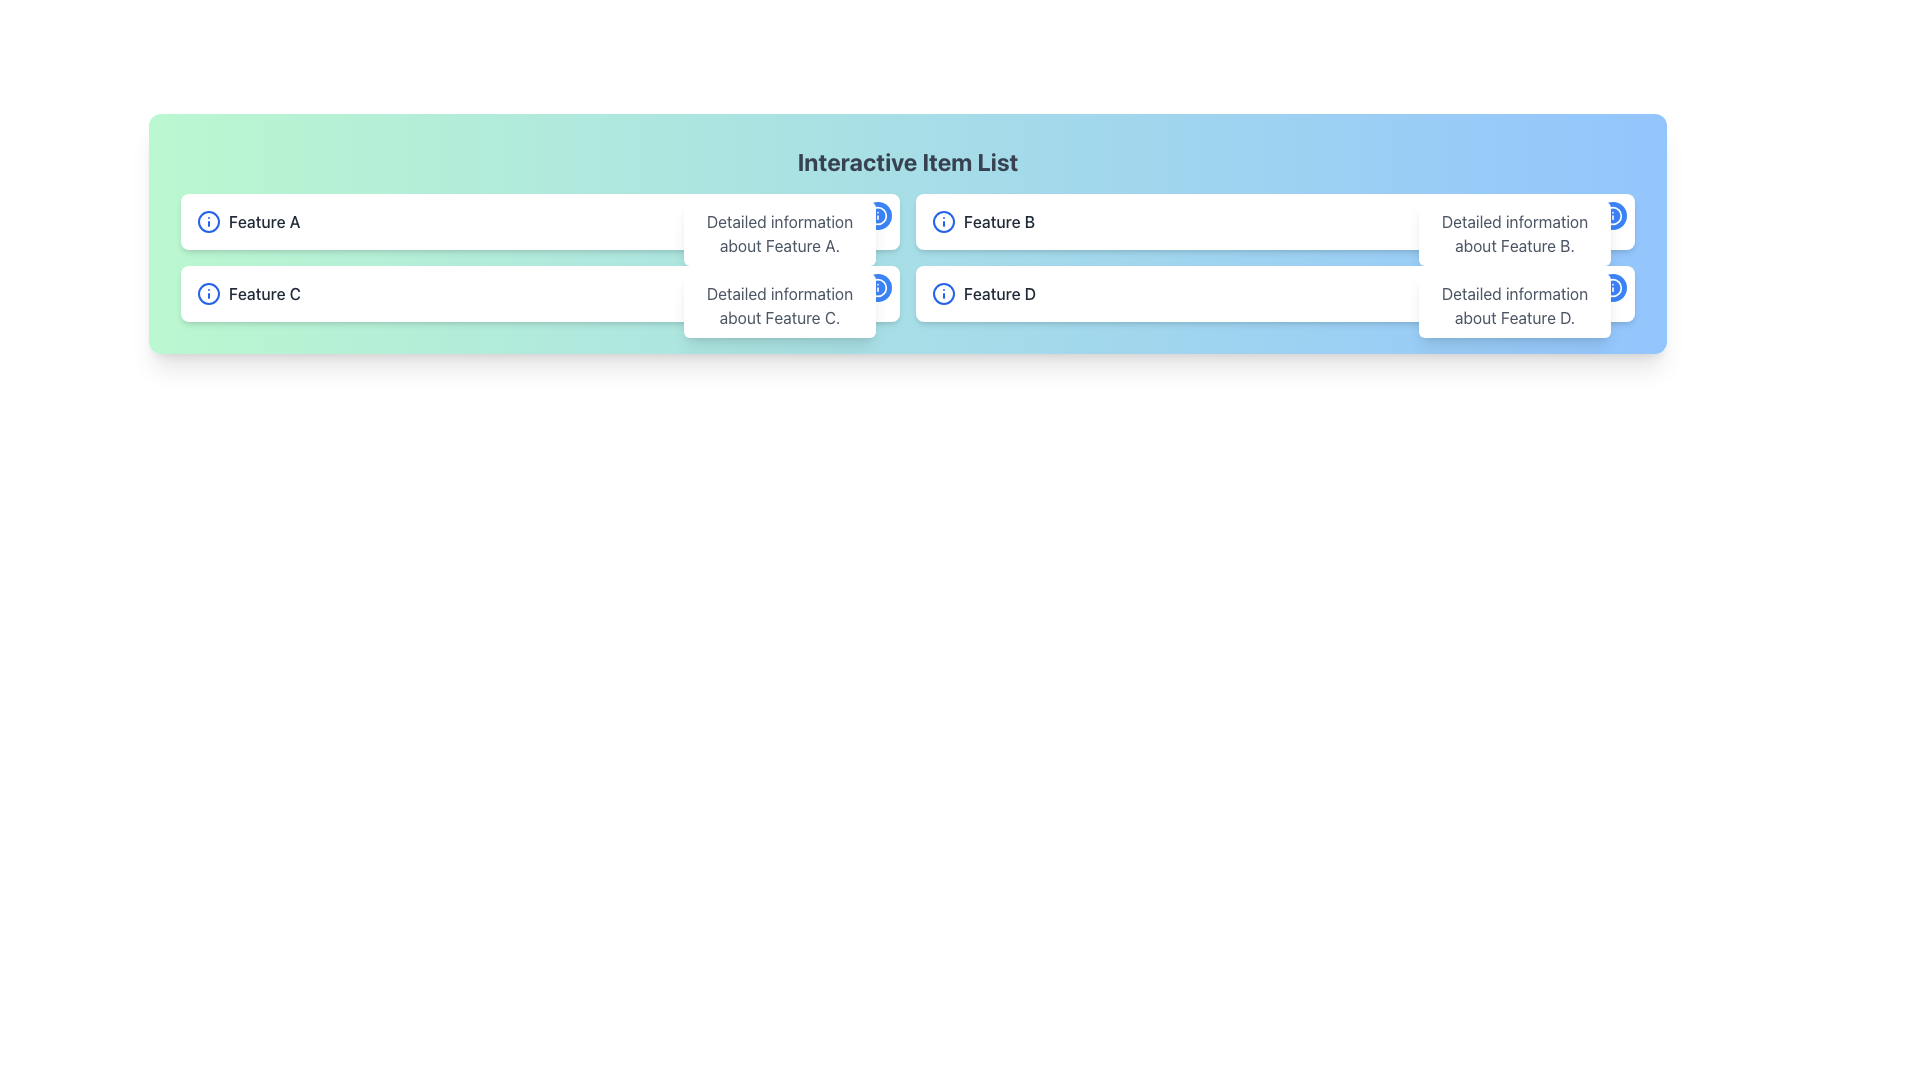 Image resolution: width=1920 pixels, height=1080 pixels. What do you see at coordinates (878, 288) in the screenshot?
I see `blue circular SVG icon that resembles an information symbol, located next to 'Feature C' in the second row of the Interactive Item List` at bounding box center [878, 288].